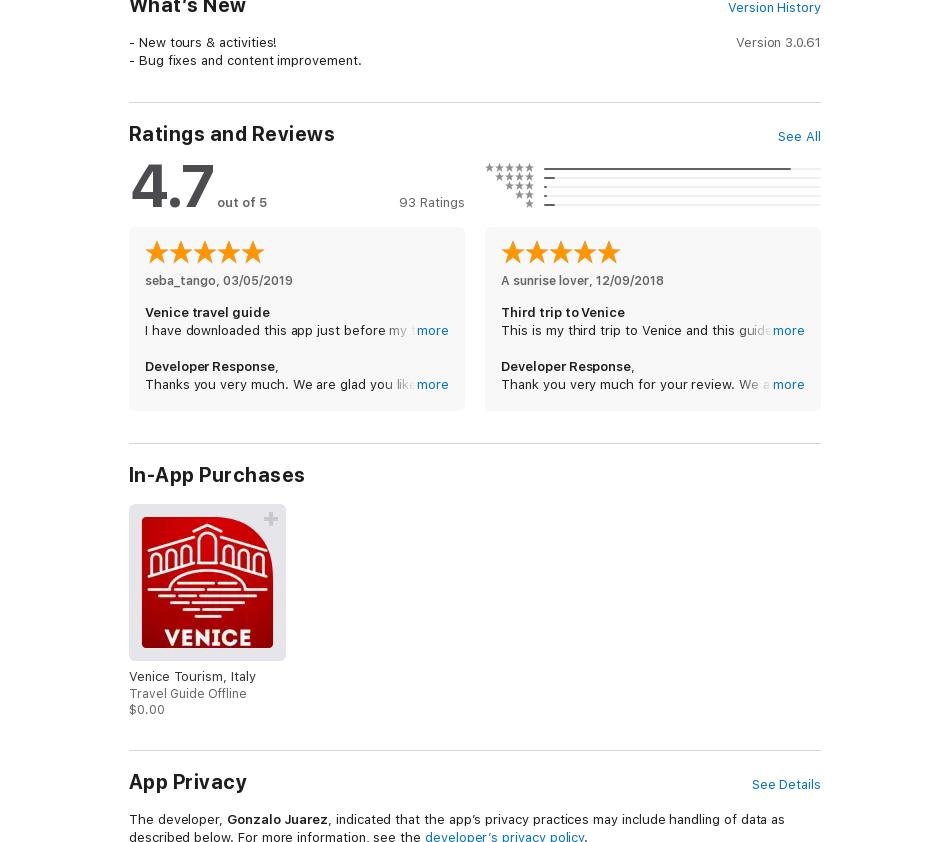 Image resolution: width=950 pixels, height=842 pixels. What do you see at coordinates (252, 182) in the screenshot?
I see `'------------------------------------------'` at bounding box center [252, 182].